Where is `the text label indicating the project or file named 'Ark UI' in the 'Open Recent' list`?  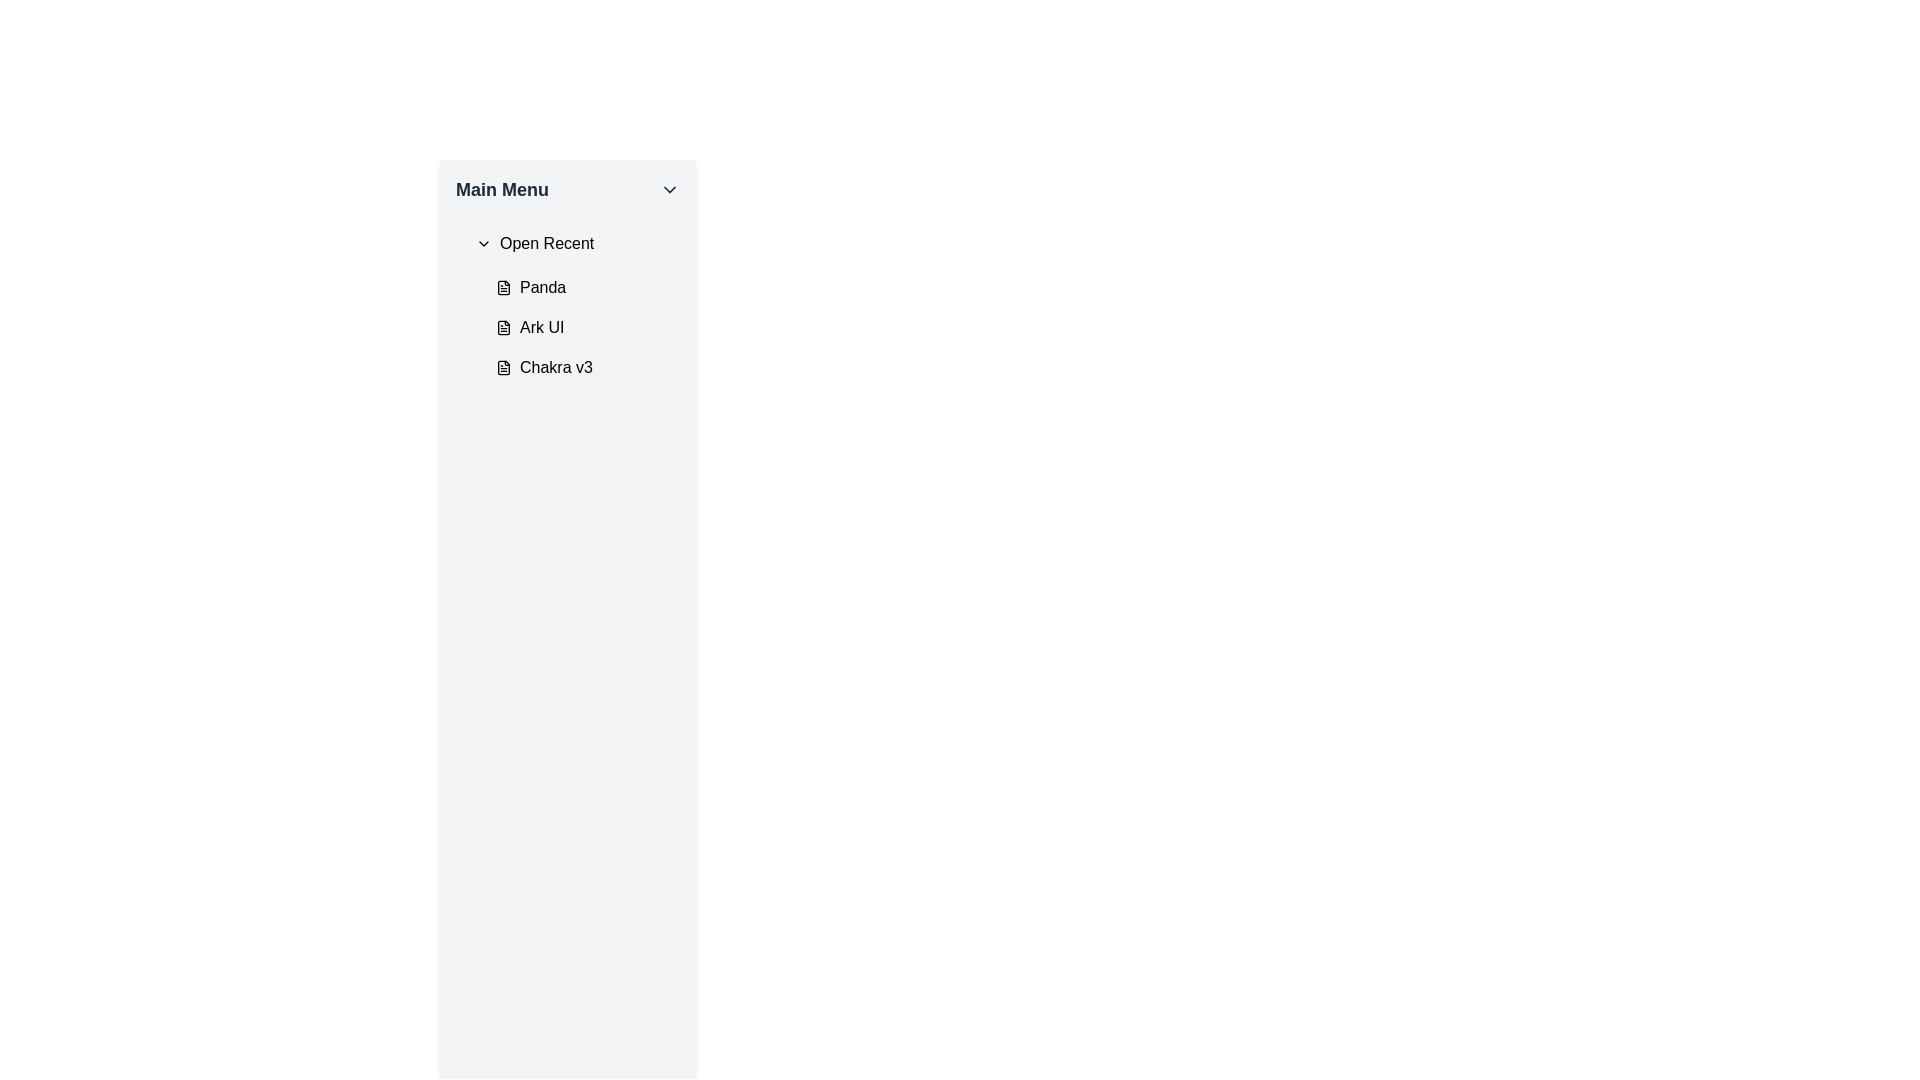 the text label indicating the project or file named 'Ark UI' in the 'Open Recent' list is located at coordinates (542, 326).